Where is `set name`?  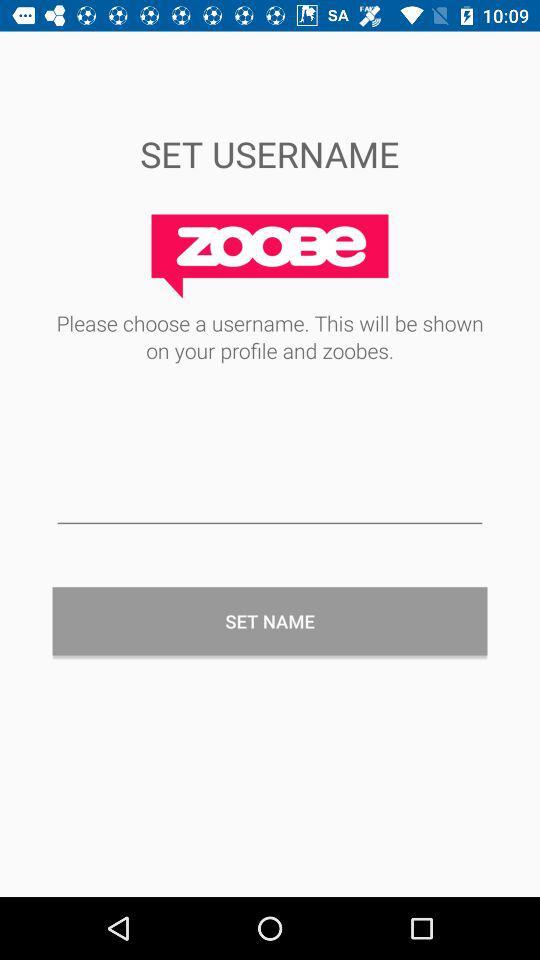
set name is located at coordinates (270, 620).